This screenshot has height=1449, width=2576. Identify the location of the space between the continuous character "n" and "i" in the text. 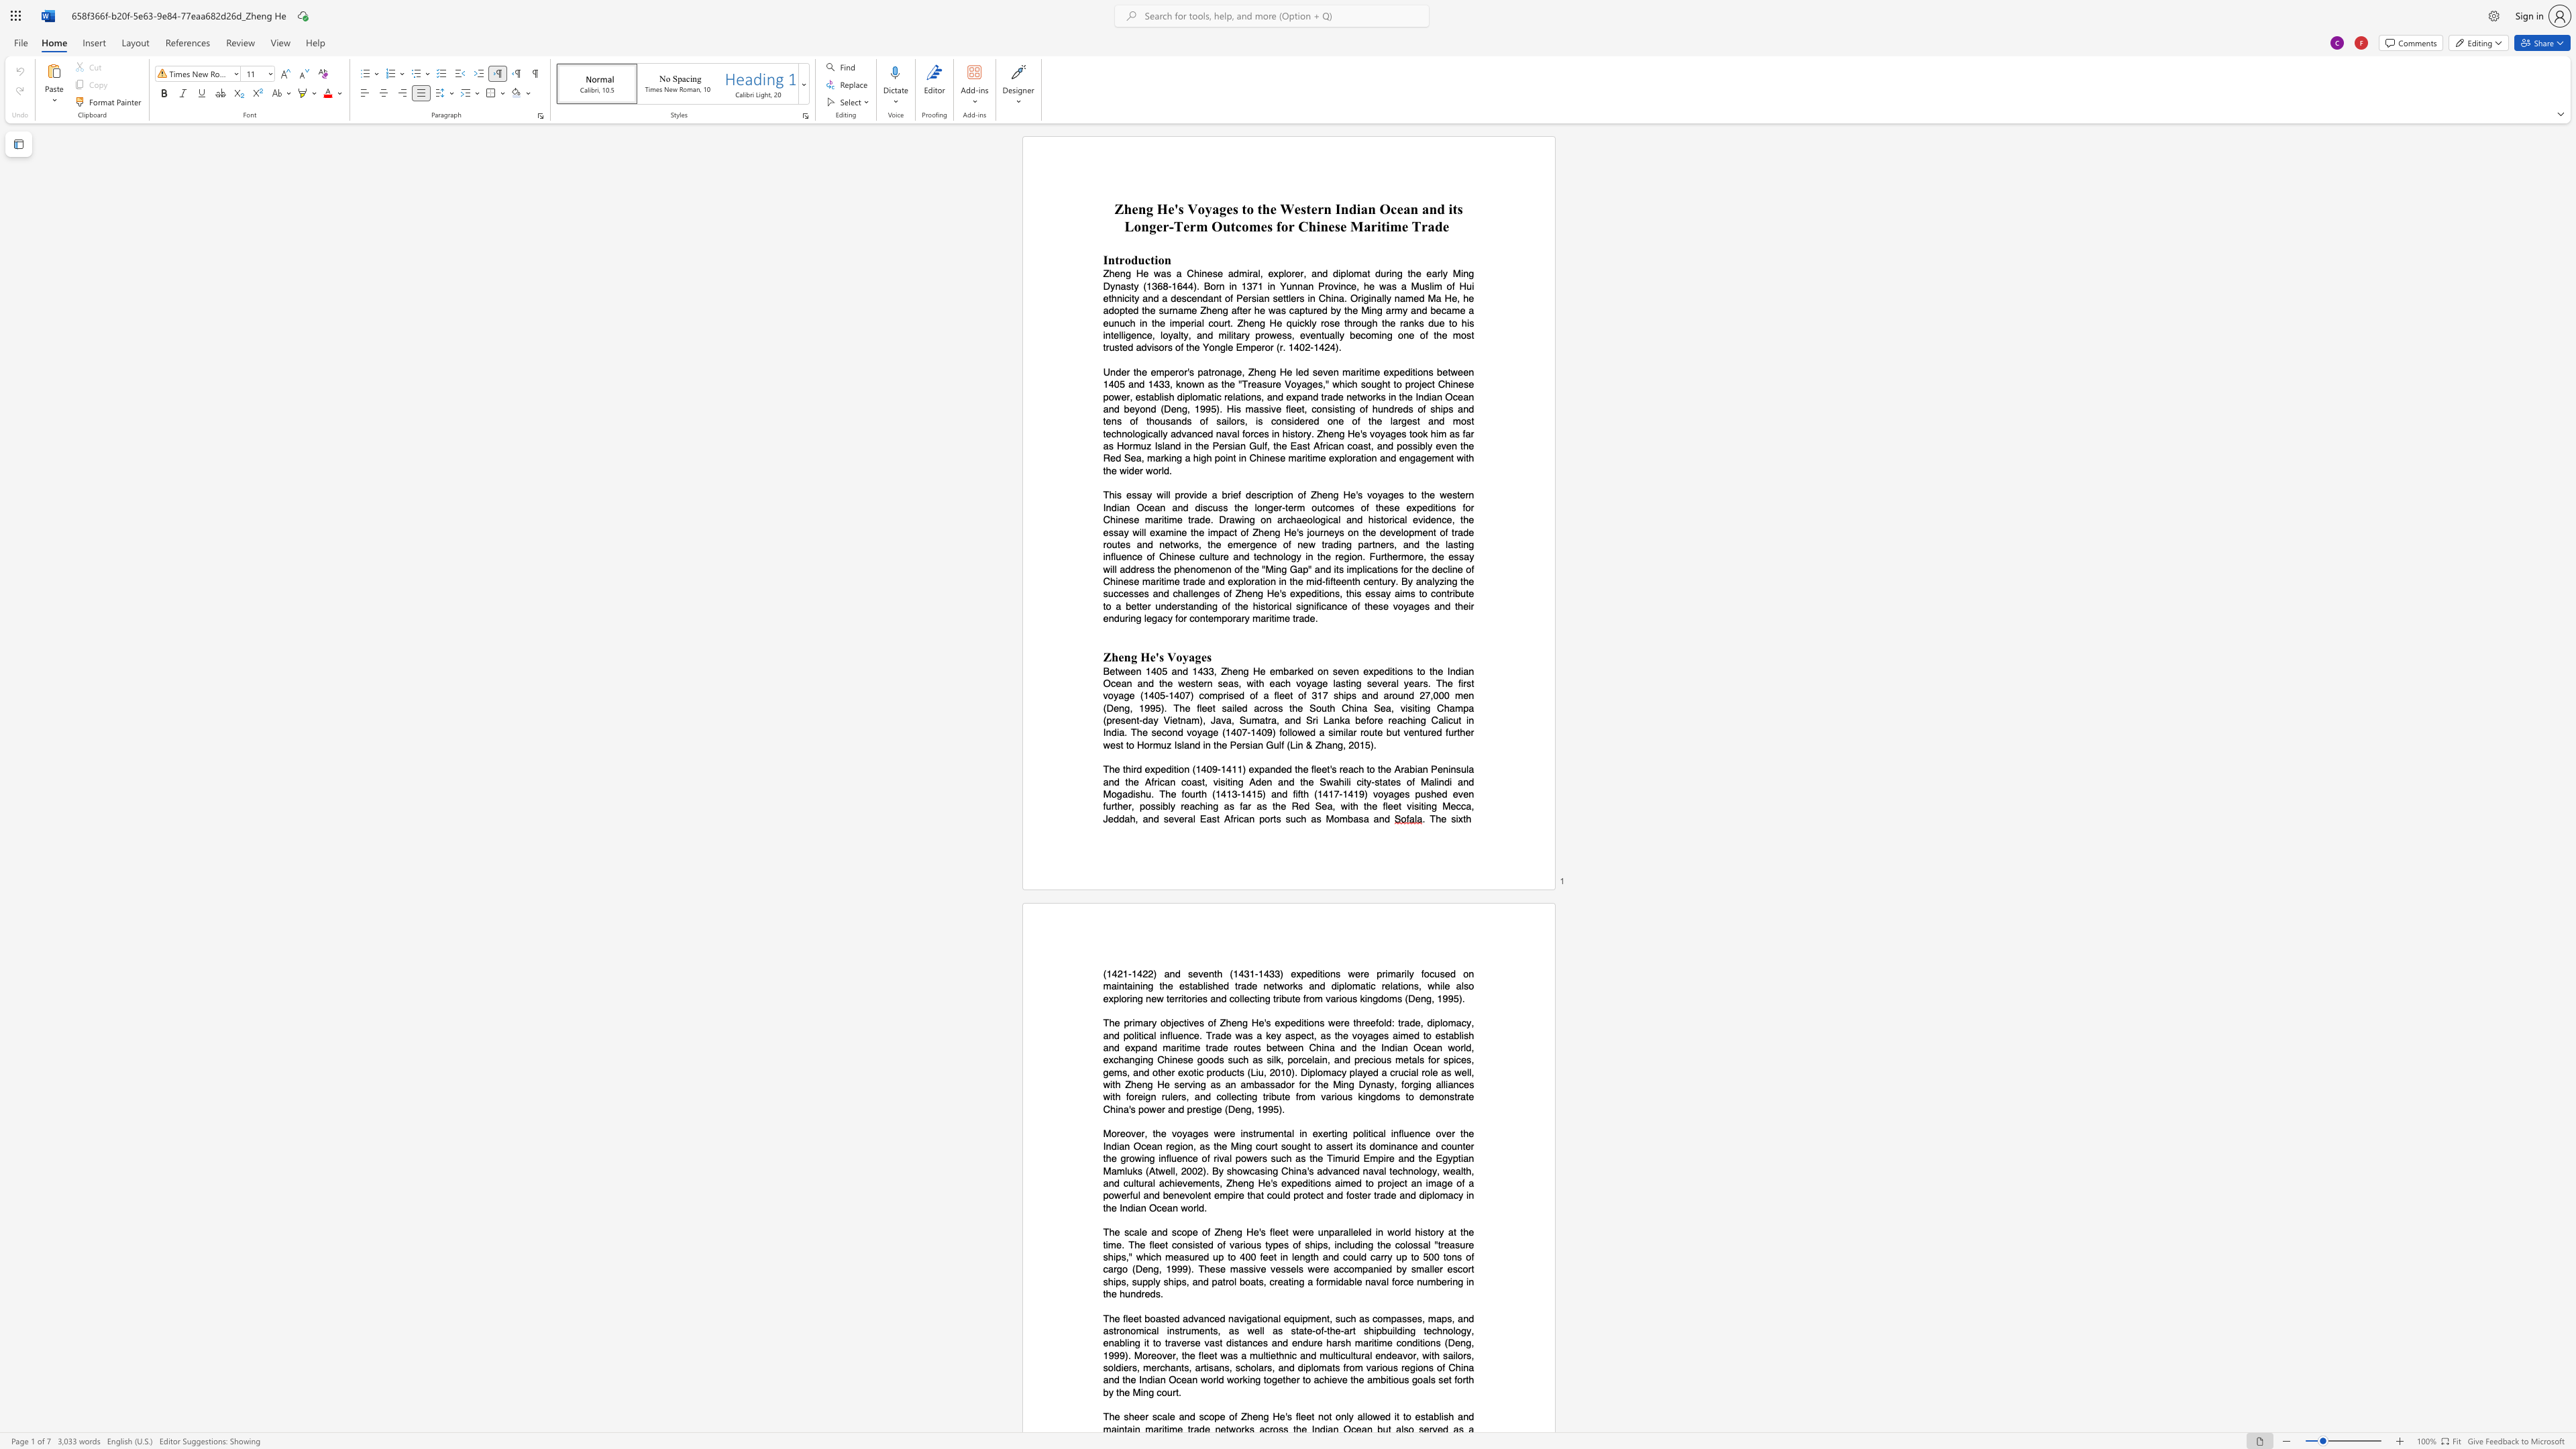
(1138, 986).